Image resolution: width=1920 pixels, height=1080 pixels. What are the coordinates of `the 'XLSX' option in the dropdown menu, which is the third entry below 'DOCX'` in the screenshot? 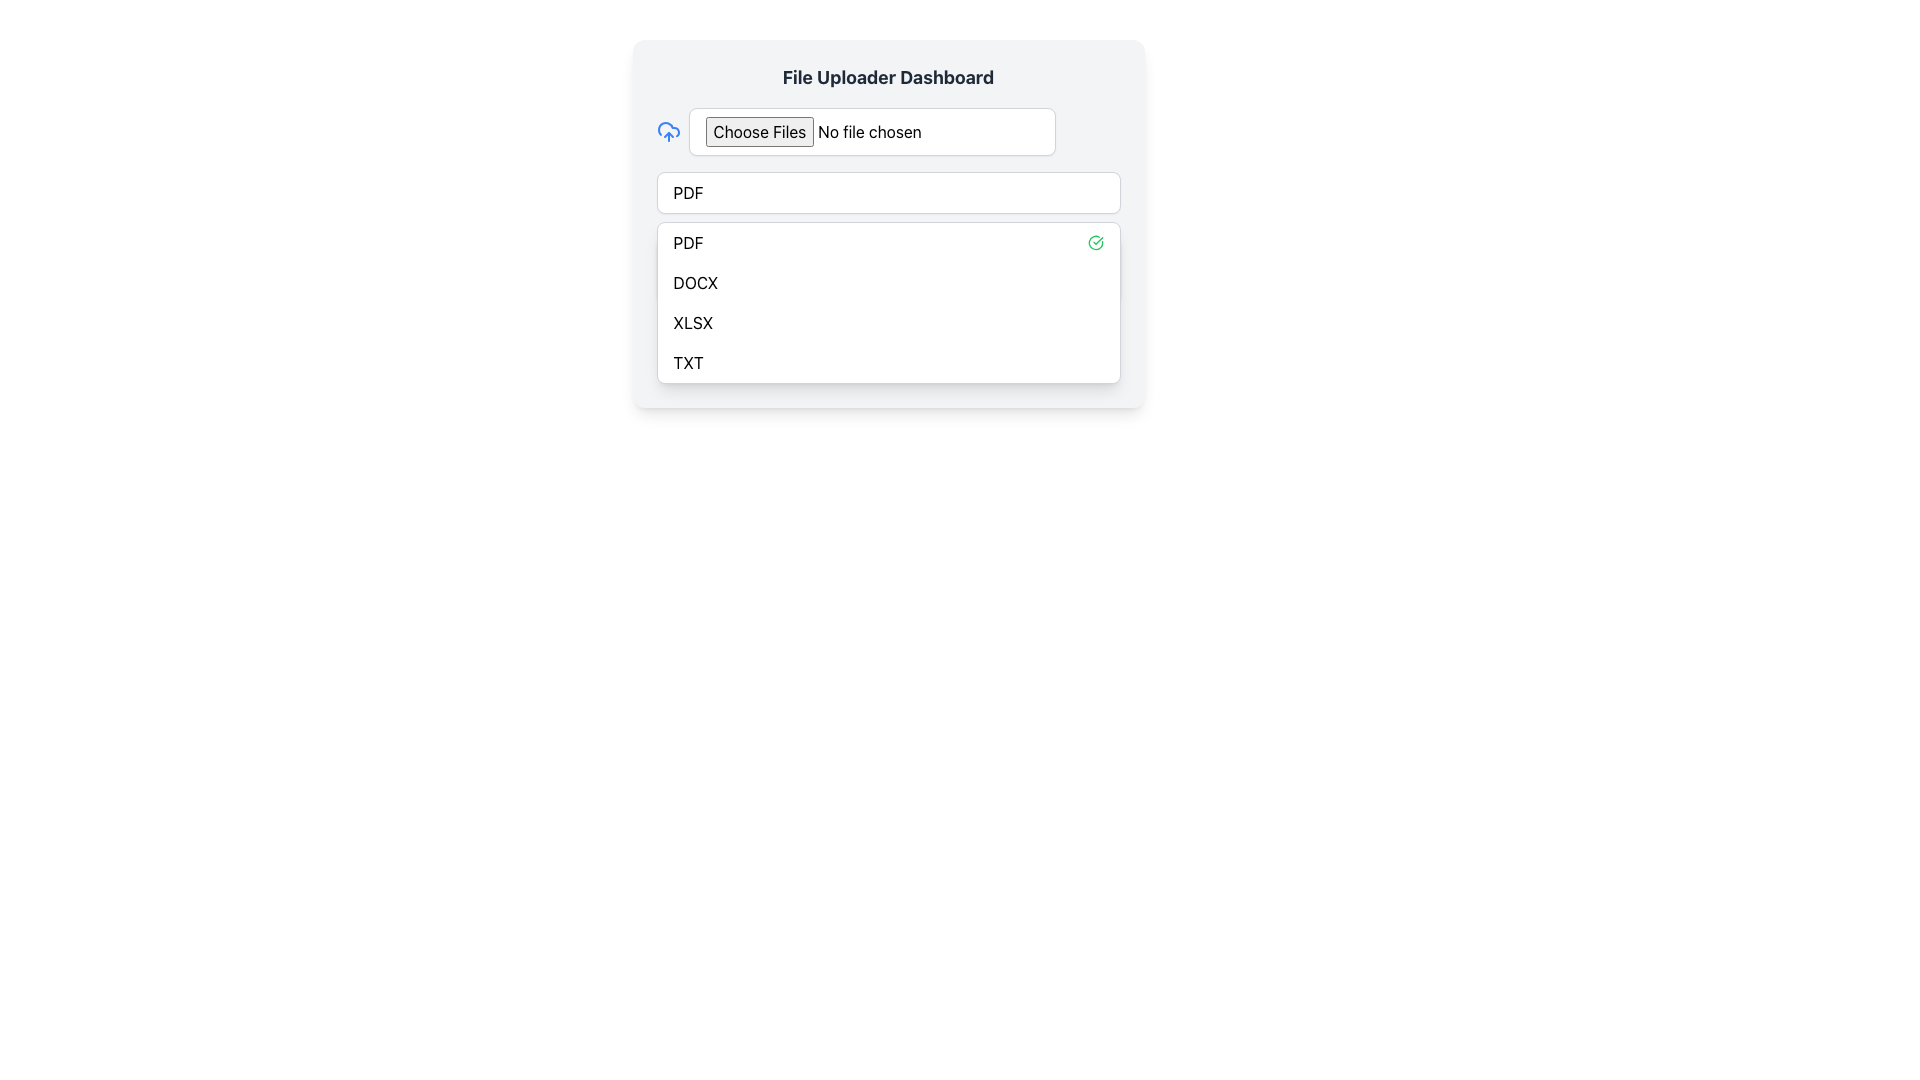 It's located at (887, 322).